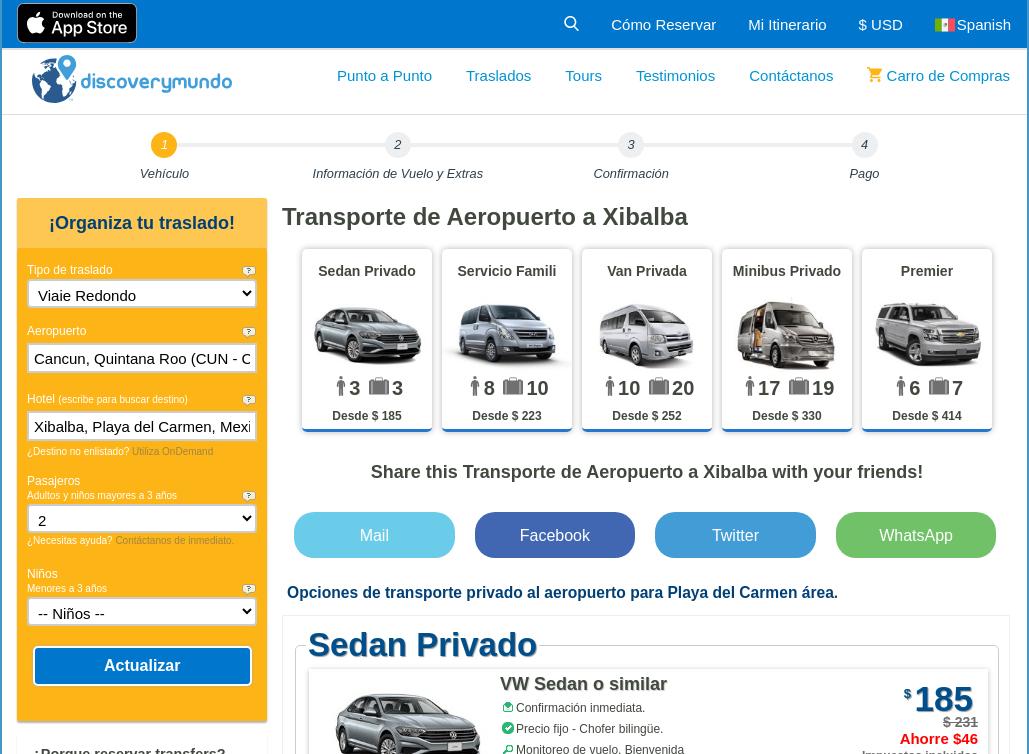 The height and width of the screenshot is (754, 1029). What do you see at coordinates (131, 451) in the screenshot?
I see `'Utiliza OnDemand'` at bounding box center [131, 451].